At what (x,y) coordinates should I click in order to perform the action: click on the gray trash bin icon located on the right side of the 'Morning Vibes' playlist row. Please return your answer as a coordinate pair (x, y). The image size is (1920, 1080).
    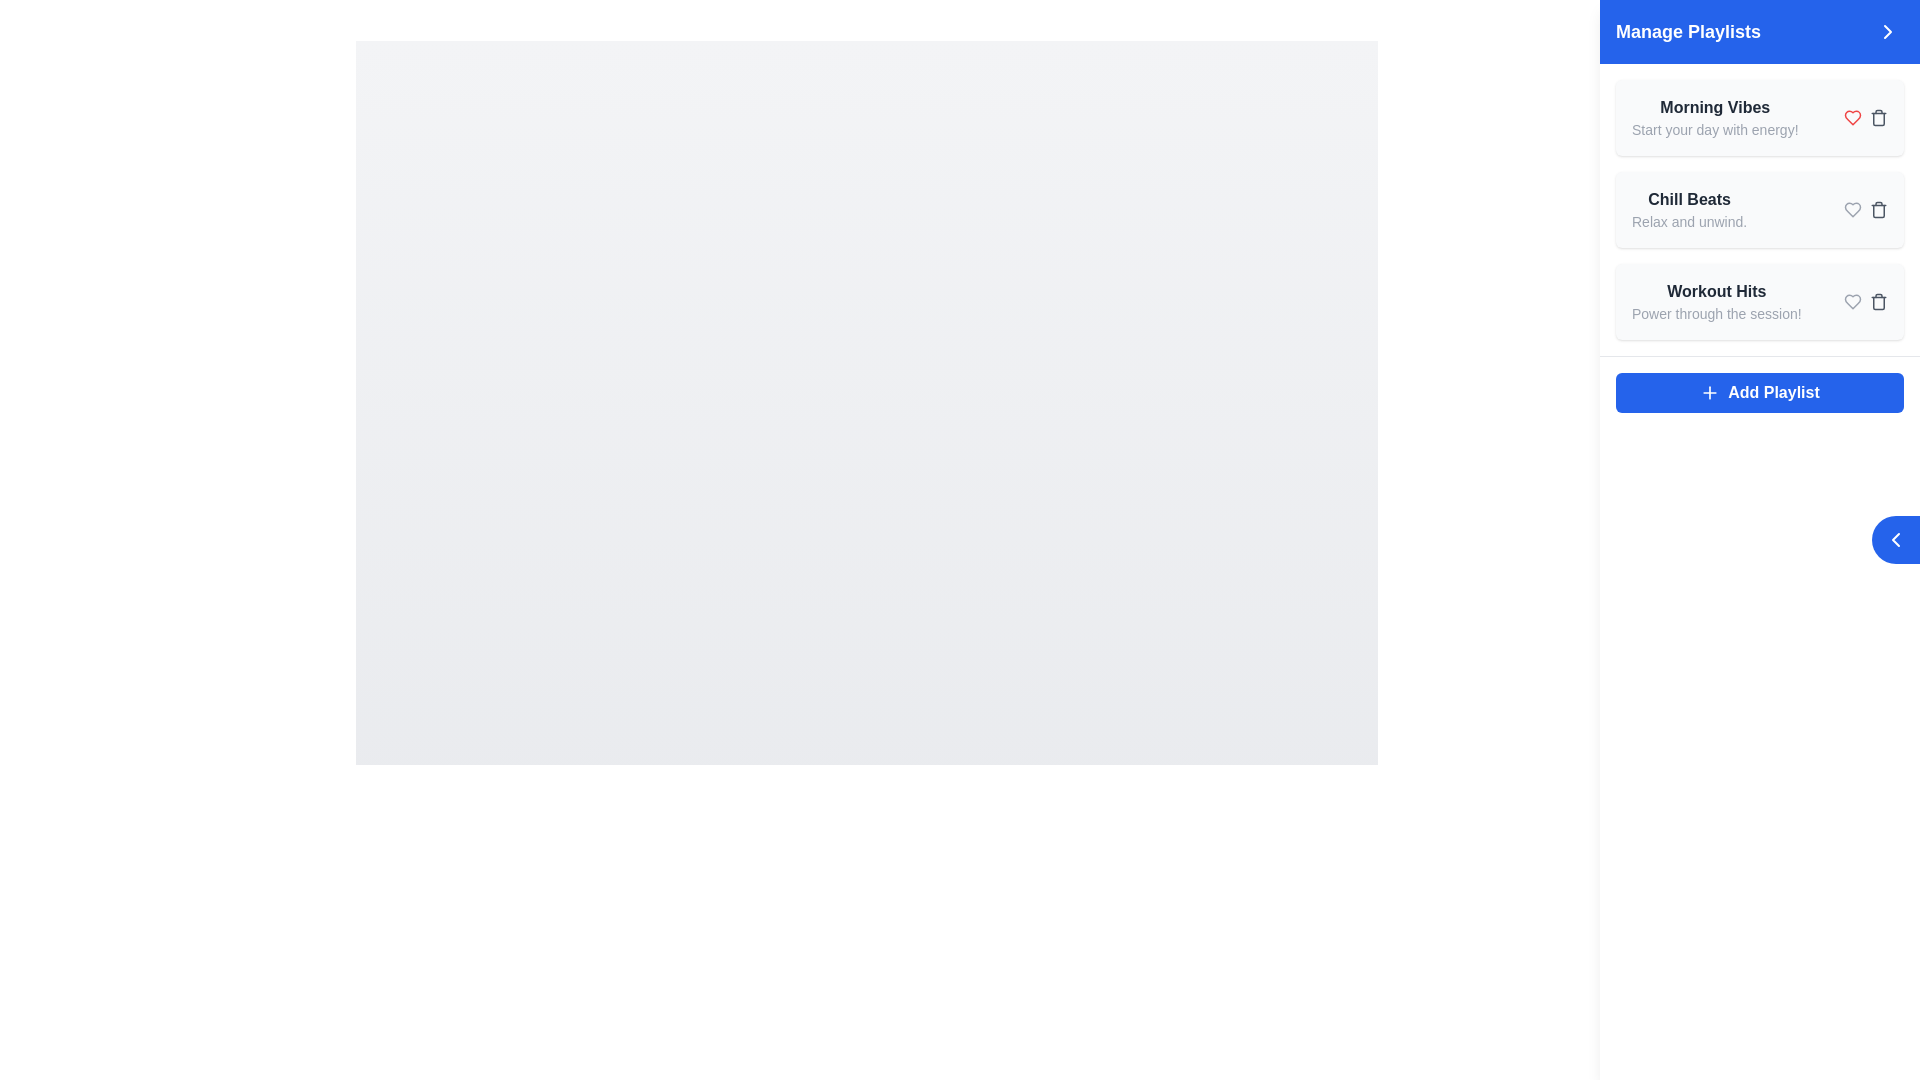
    Looking at the image, I should click on (1877, 118).